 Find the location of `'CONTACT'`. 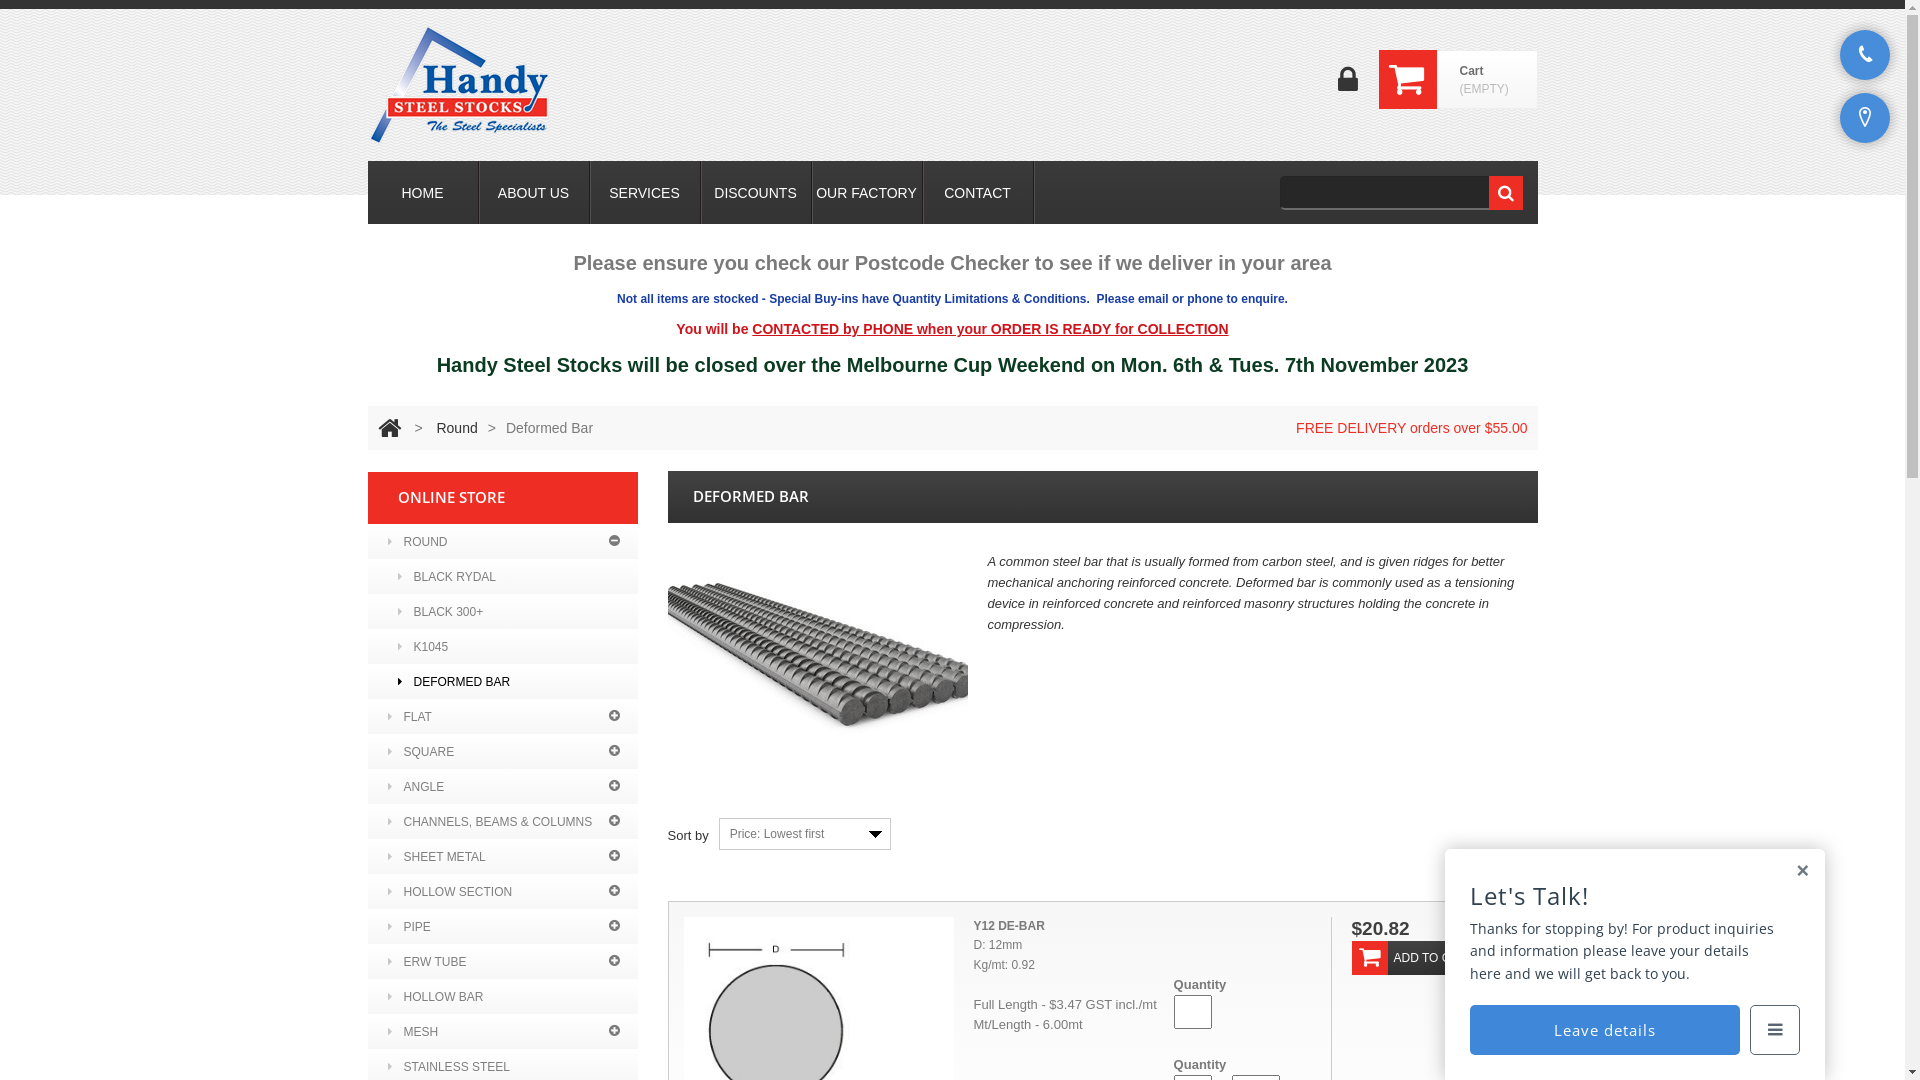

'CONTACT' is located at coordinates (920, 192).